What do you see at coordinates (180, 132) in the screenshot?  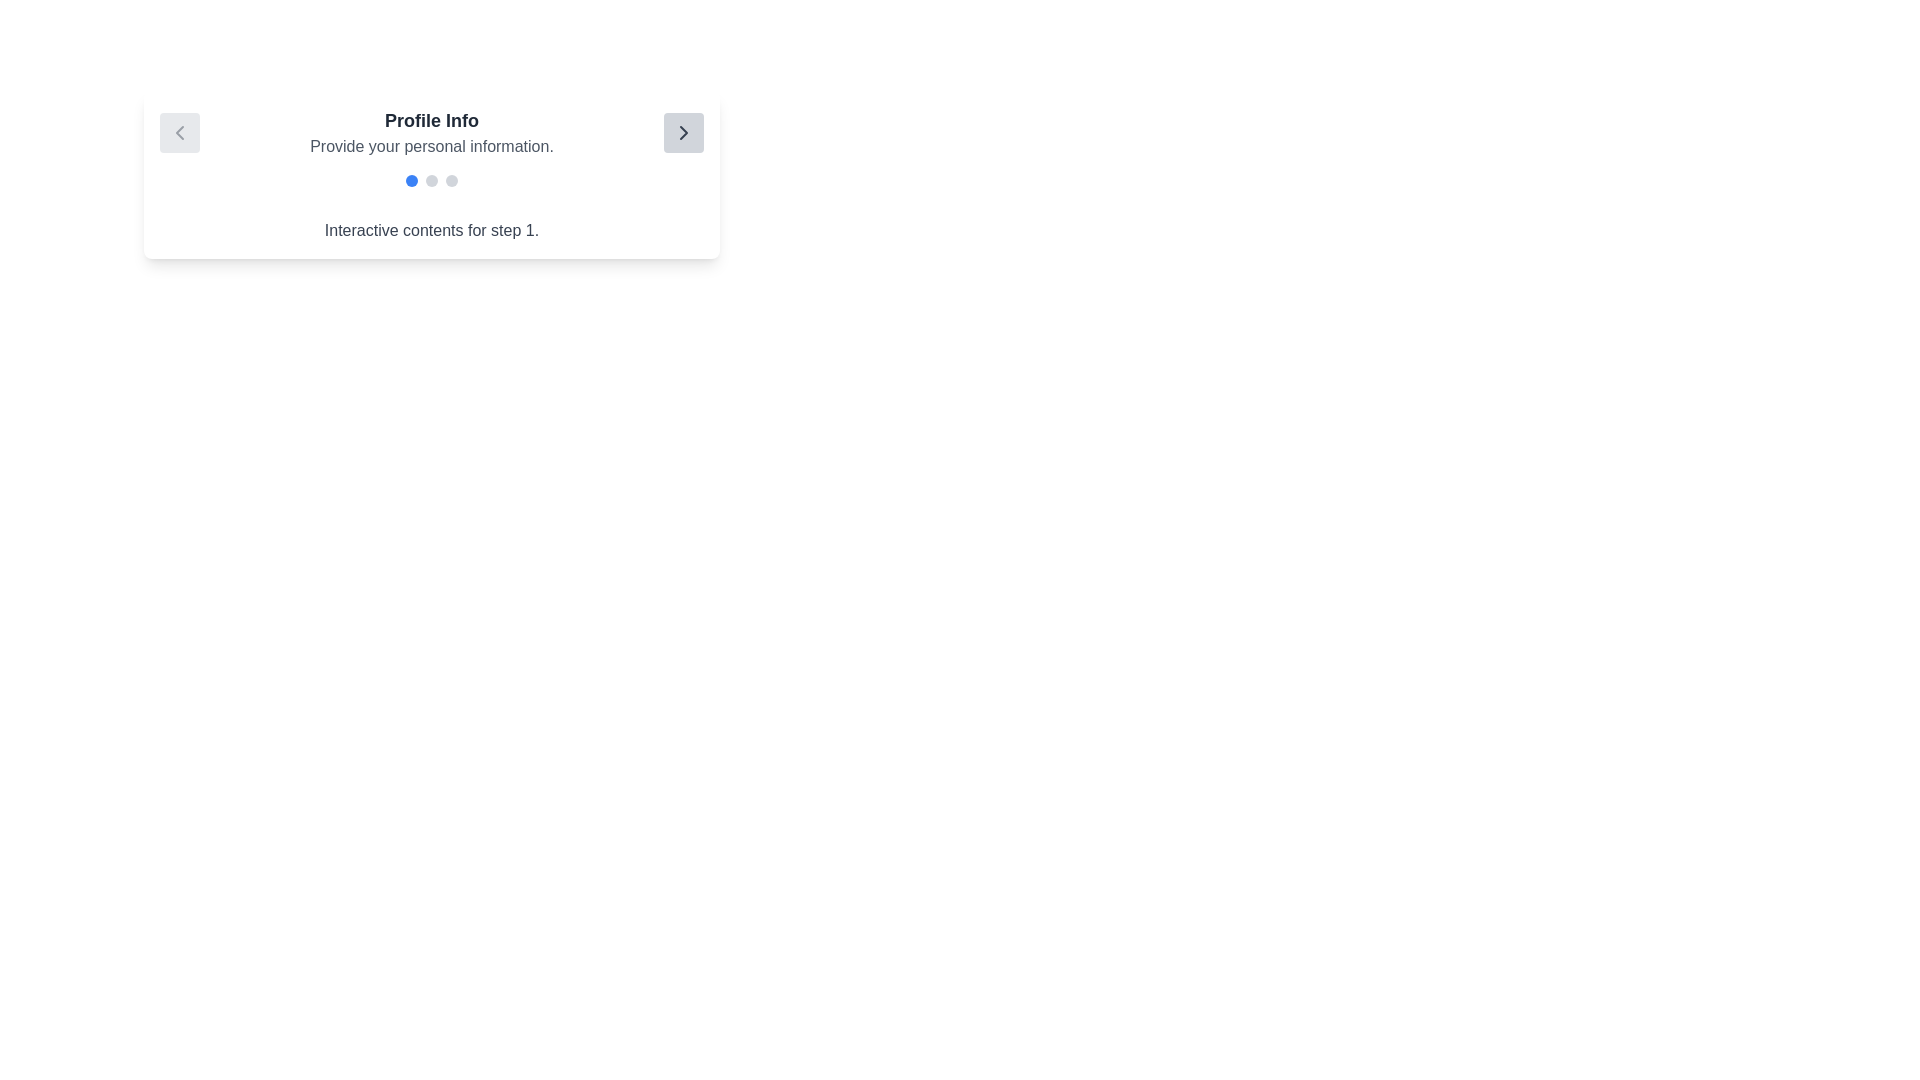 I see `the chevron icon embedded in the button located in the upper-left corner of the 'Profile Info' card` at bounding box center [180, 132].